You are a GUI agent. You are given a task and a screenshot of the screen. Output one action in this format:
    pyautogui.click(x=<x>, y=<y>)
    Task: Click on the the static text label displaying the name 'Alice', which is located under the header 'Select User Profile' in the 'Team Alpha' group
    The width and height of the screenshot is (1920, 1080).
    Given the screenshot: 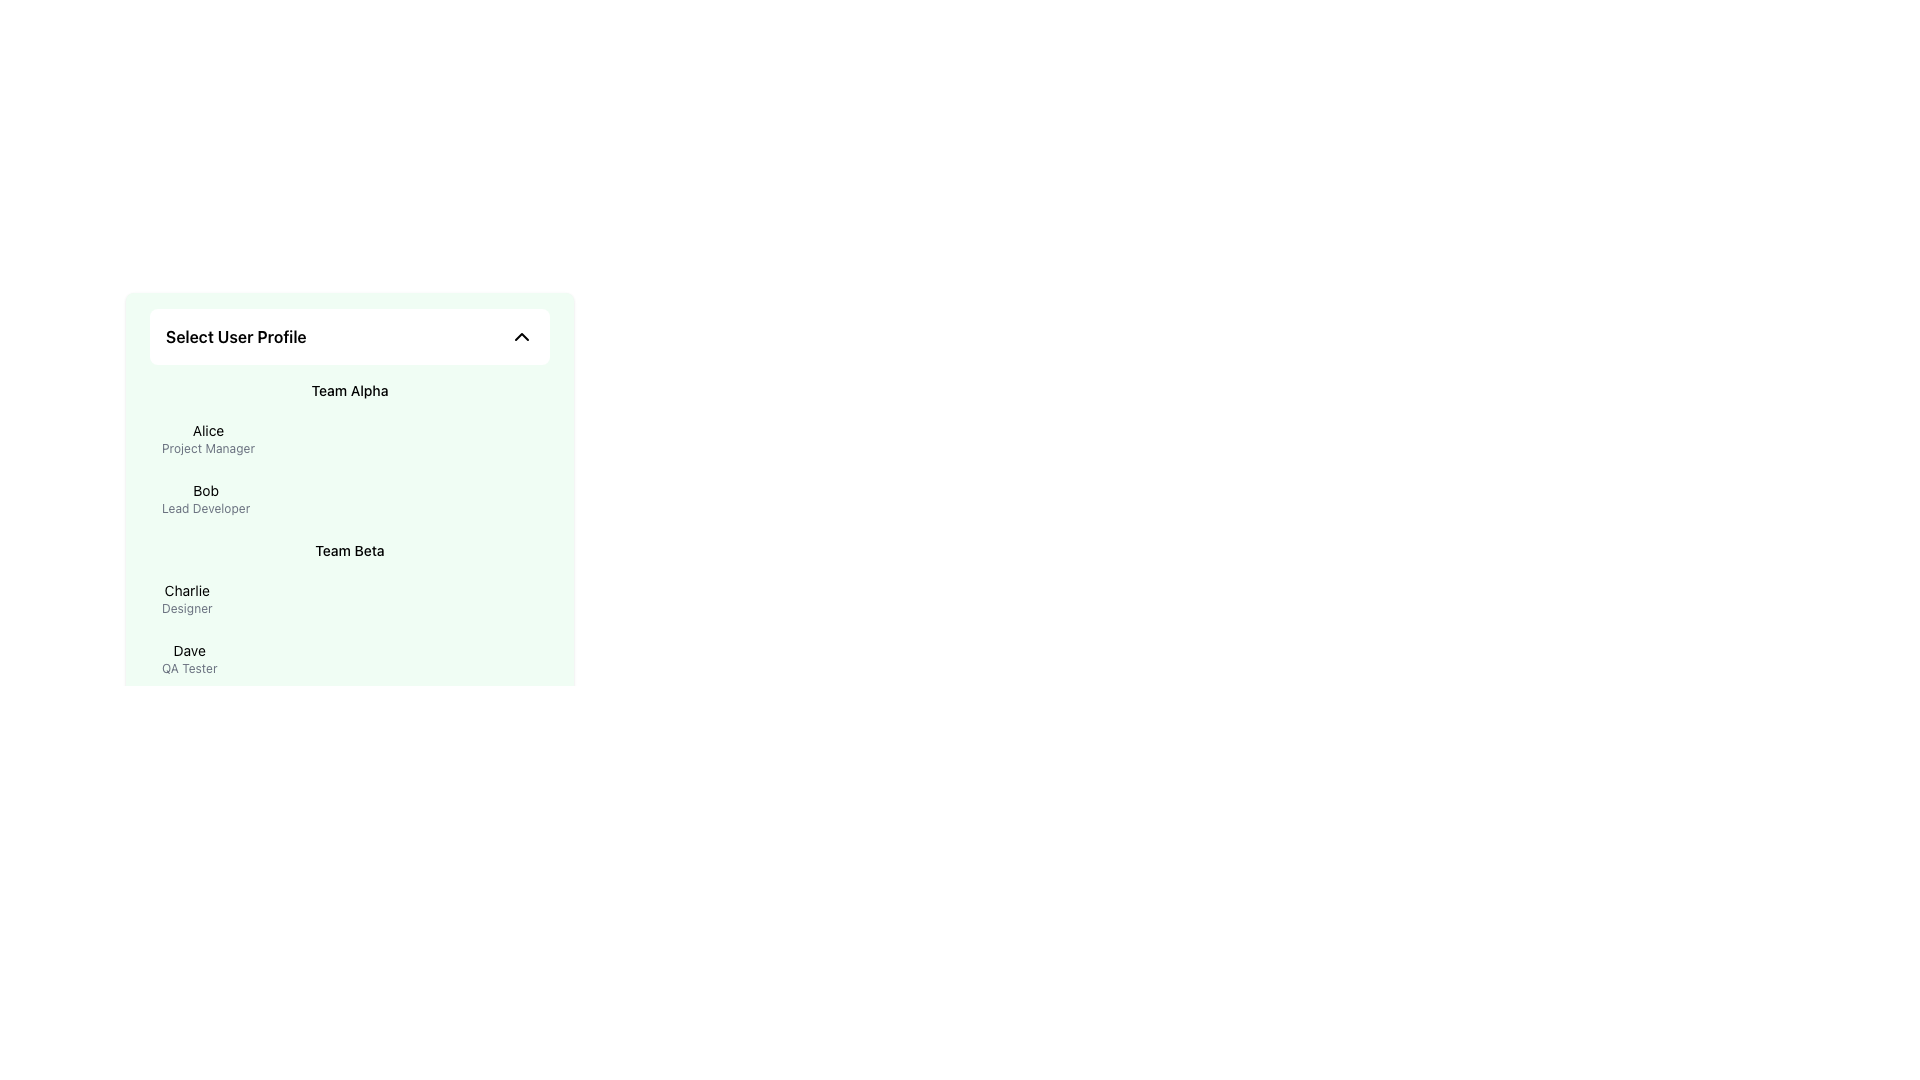 What is the action you would take?
    pyautogui.click(x=208, y=430)
    